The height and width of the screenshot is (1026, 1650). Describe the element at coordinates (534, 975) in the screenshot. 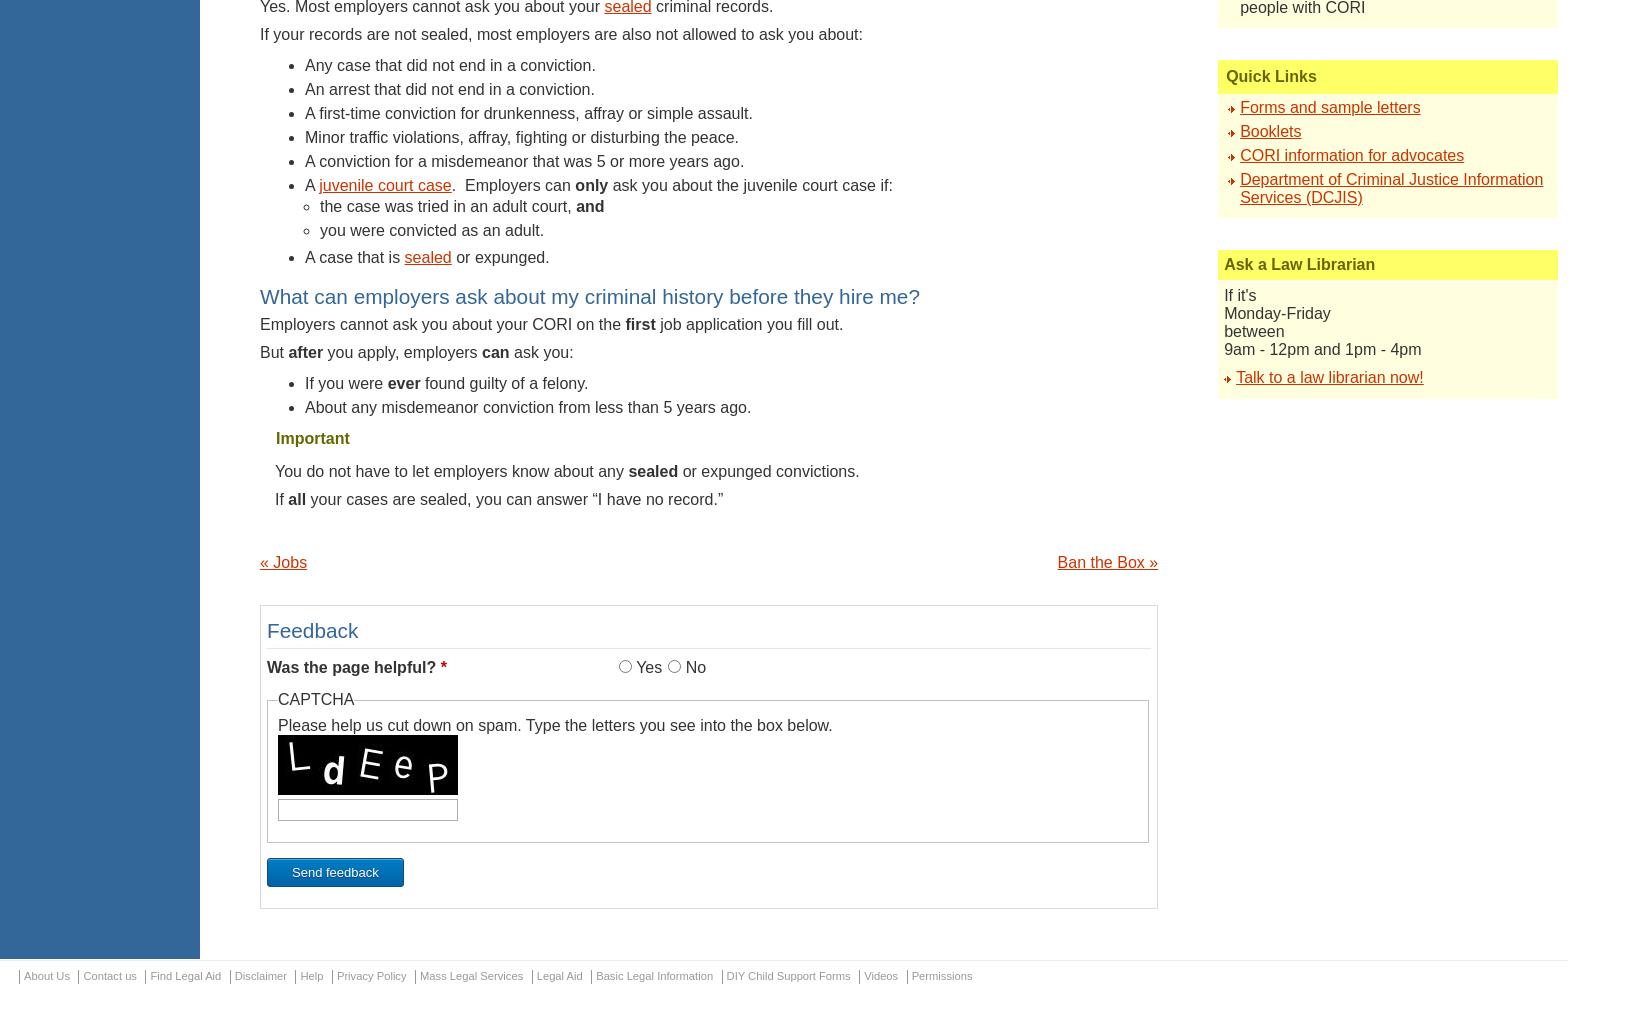

I see `'Legal Aid'` at that location.